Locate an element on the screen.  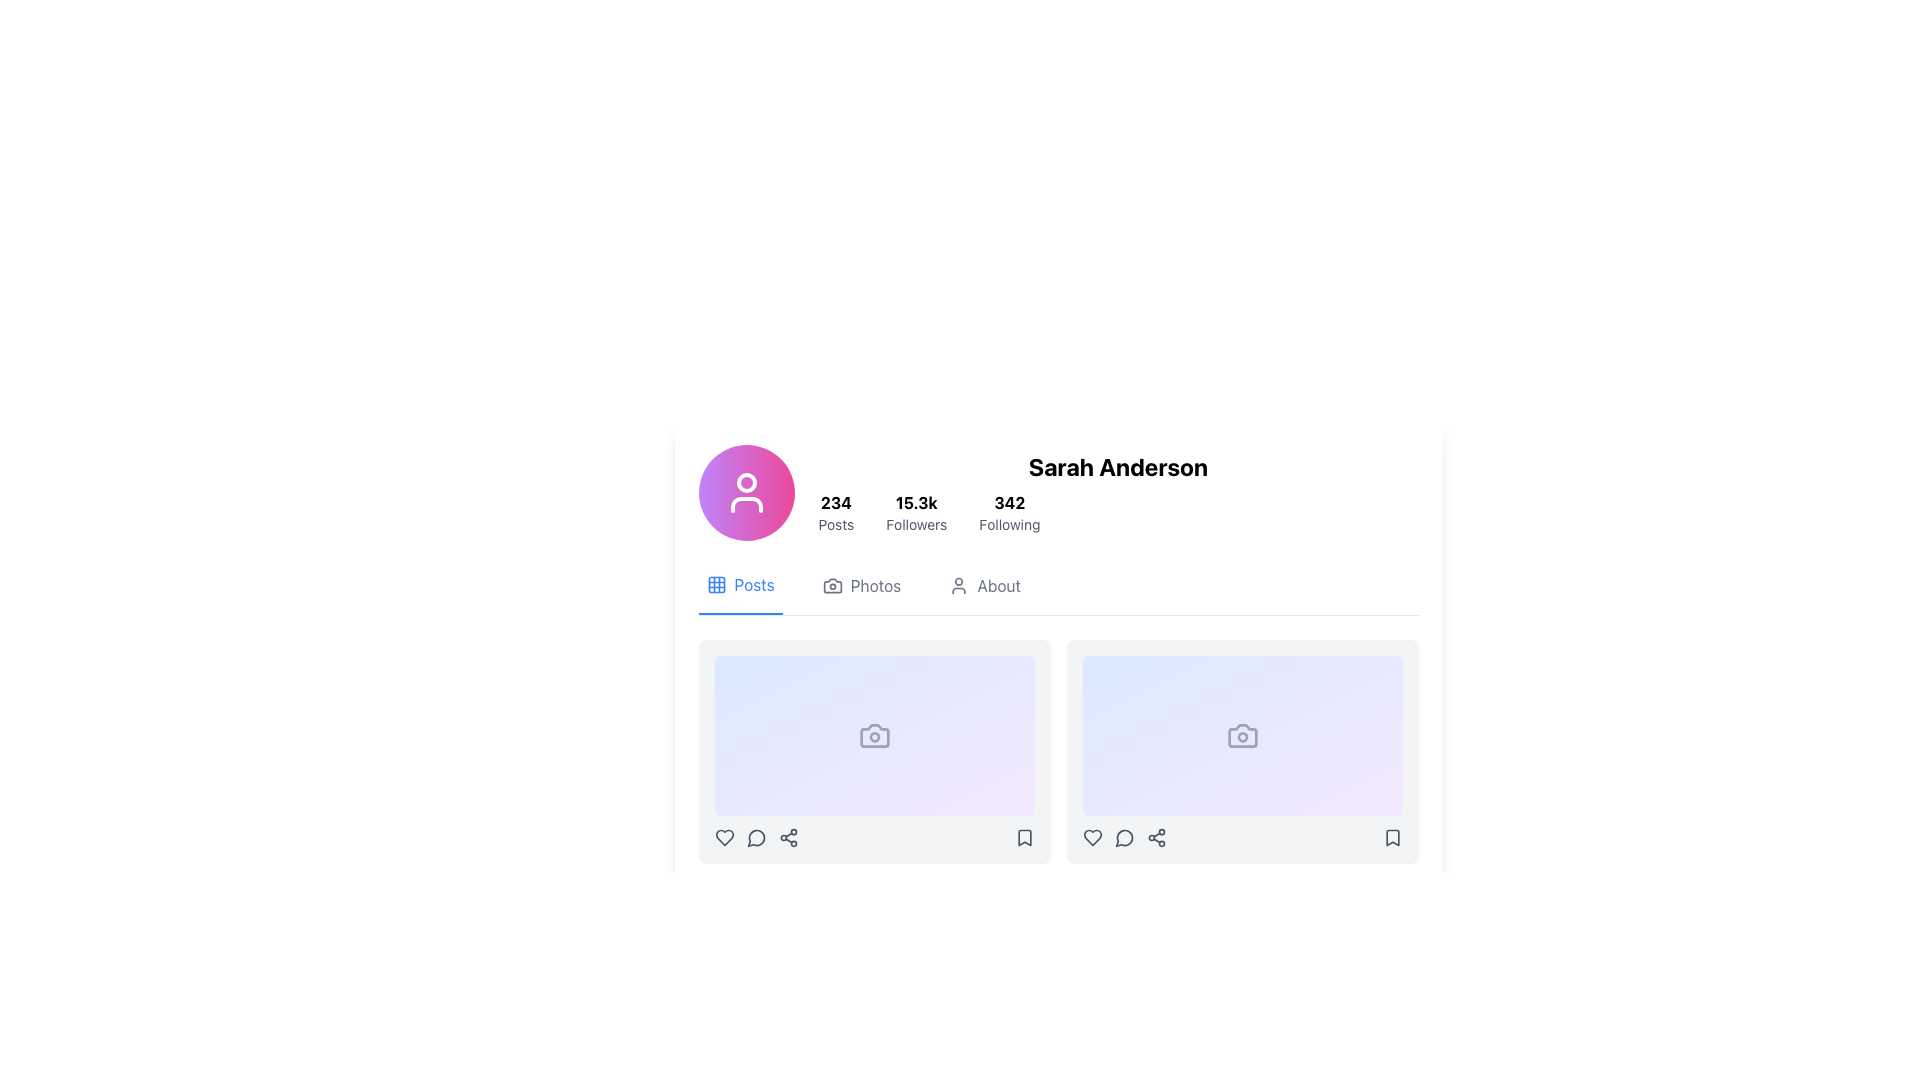
the text label displaying 'Sarah Anderson', which is in bold black text and located in the profile header section above the statistics for 'Posts', 'Followers', and 'Following' is located at coordinates (1117, 466).